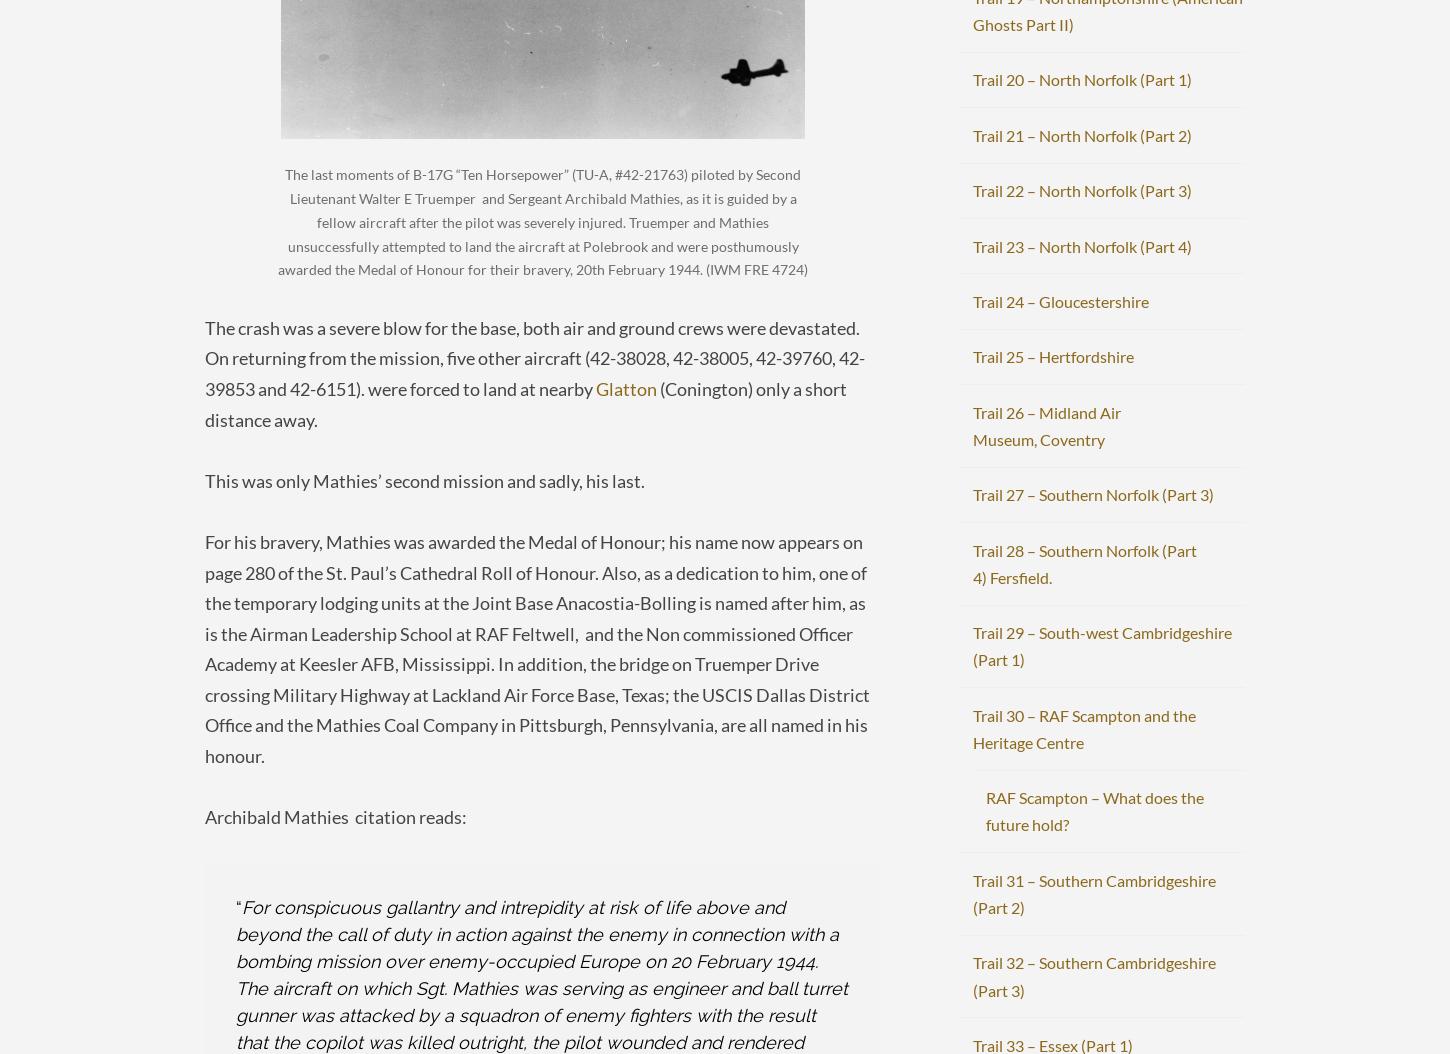 This screenshot has width=1450, height=1054. What do you see at coordinates (335, 815) in the screenshot?
I see `'Archibald Mathies  citation reads:'` at bounding box center [335, 815].